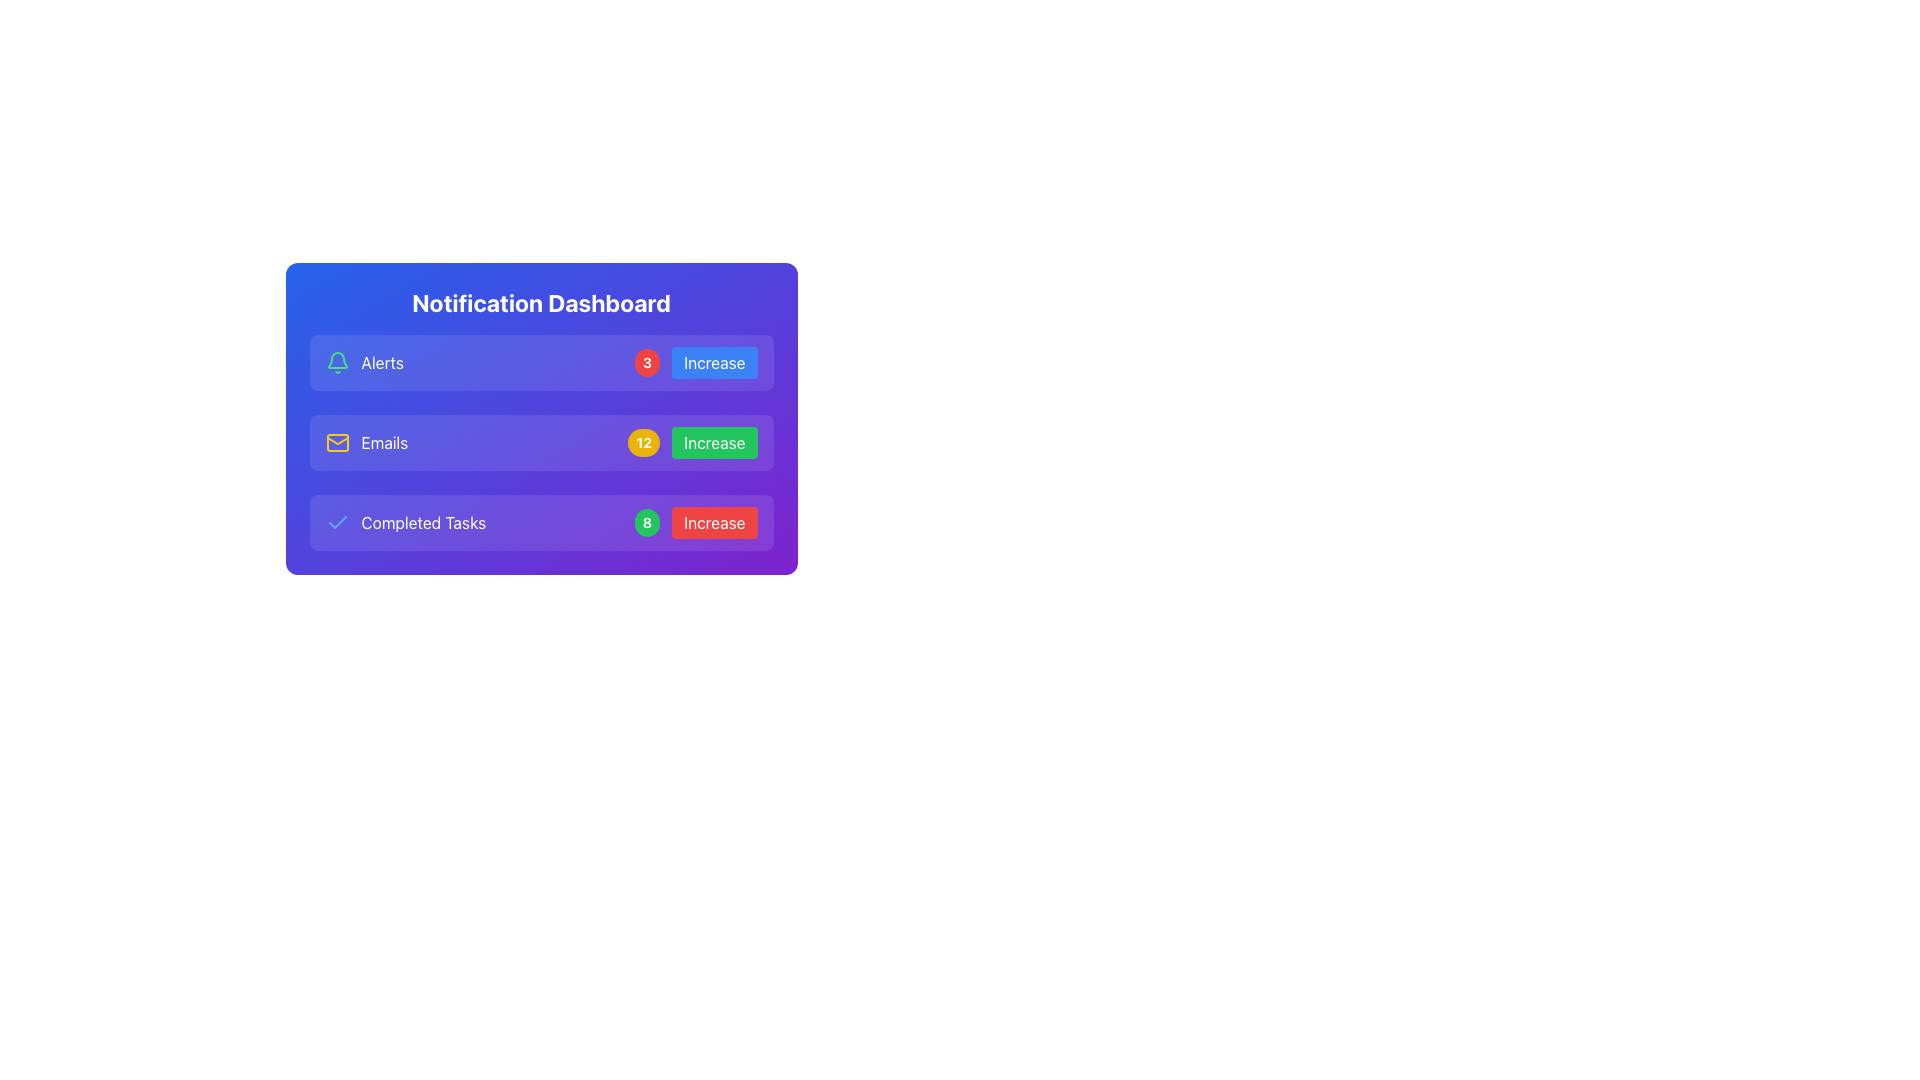 Image resolution: width=1920 pixels, height=1080 pixels. I want to click on the interactive button located in the first row of the notification dashboard, positioned to the right of the red circular badge displaying '3', so click(714, 362).